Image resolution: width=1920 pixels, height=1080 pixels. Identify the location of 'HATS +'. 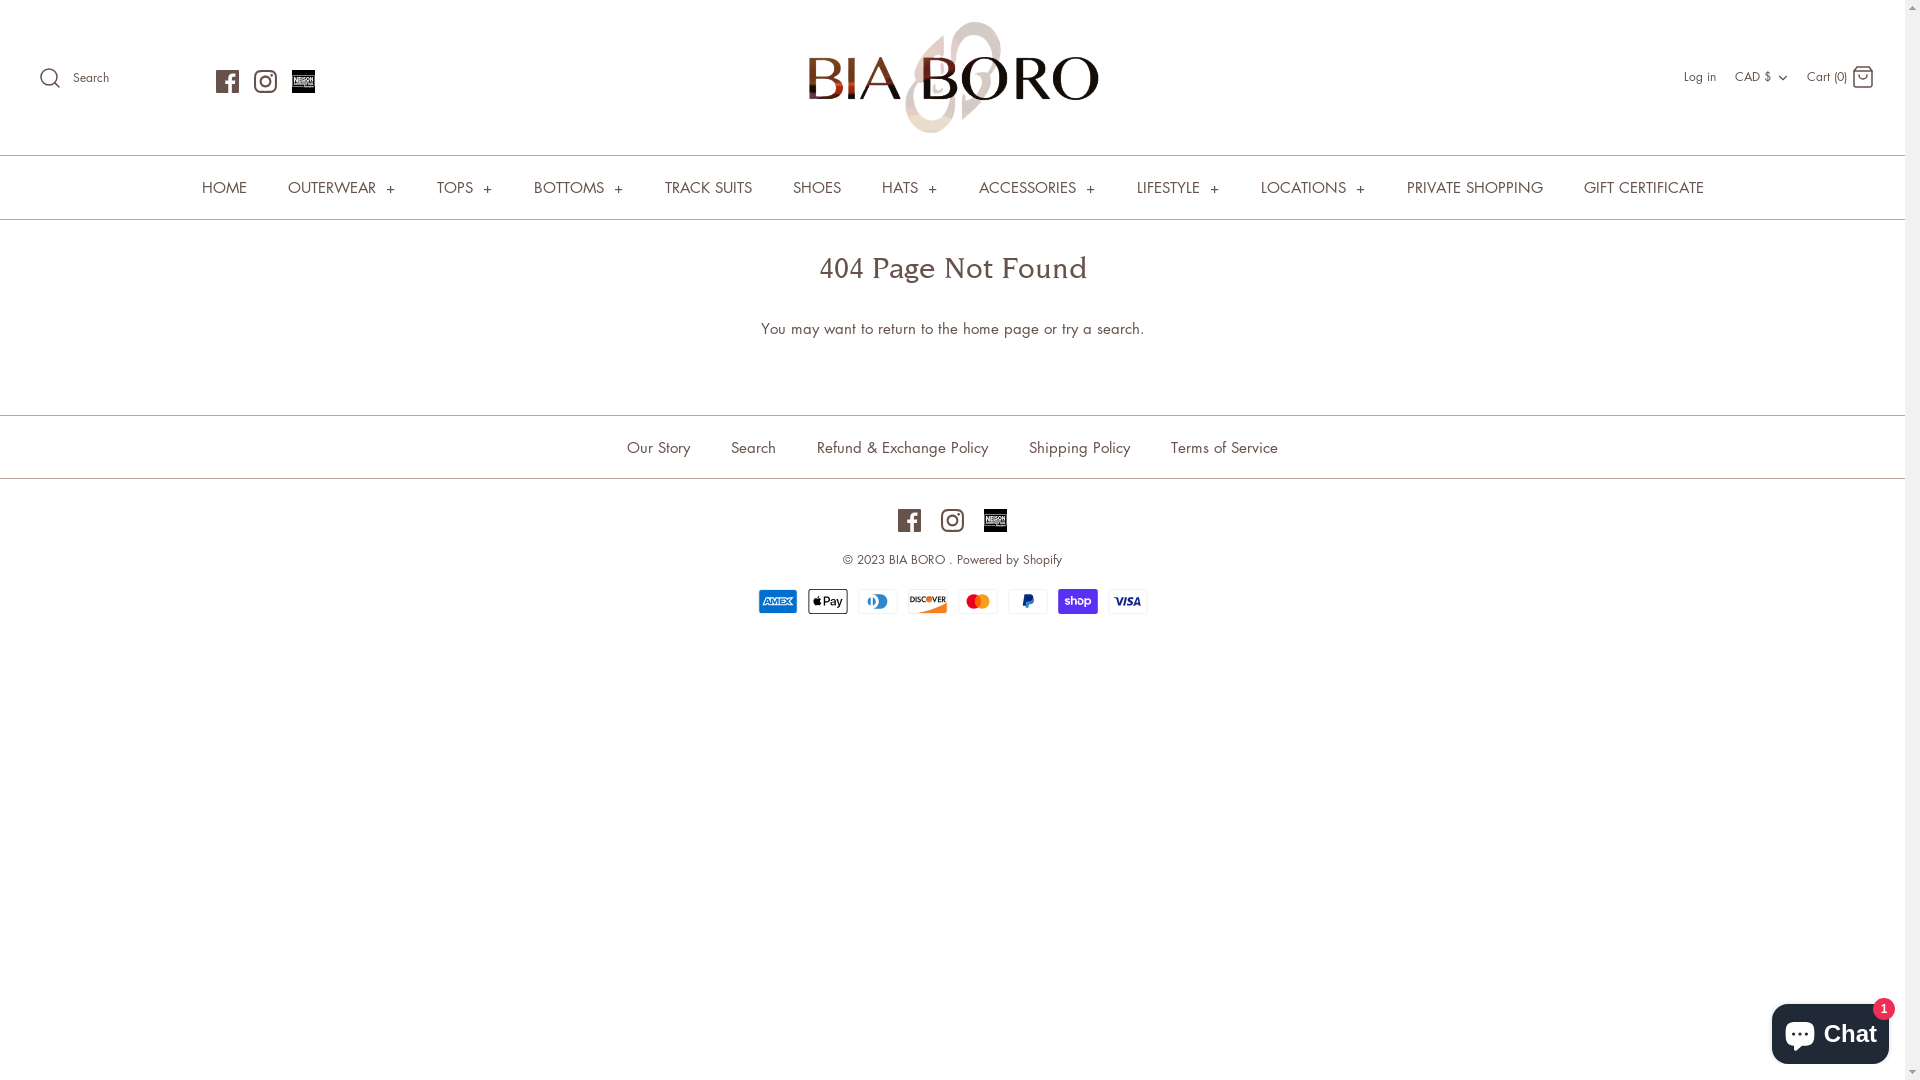
(909, 187).